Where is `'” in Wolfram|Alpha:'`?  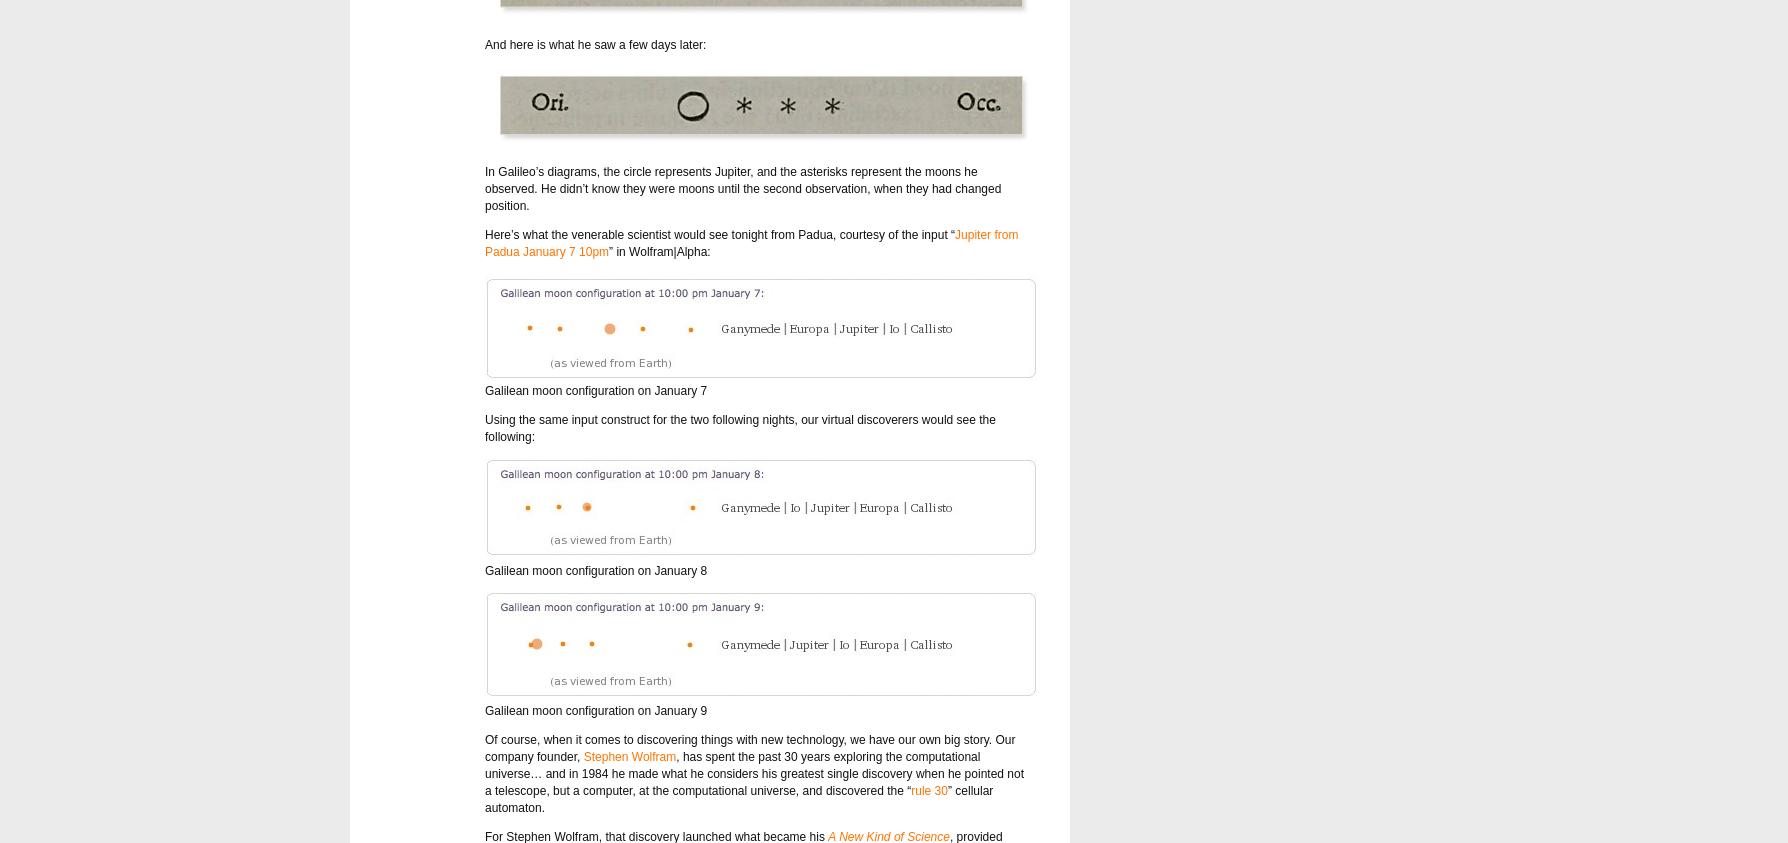 '” in Wolfram|Alpha:' is located at coordinates (659, 251).